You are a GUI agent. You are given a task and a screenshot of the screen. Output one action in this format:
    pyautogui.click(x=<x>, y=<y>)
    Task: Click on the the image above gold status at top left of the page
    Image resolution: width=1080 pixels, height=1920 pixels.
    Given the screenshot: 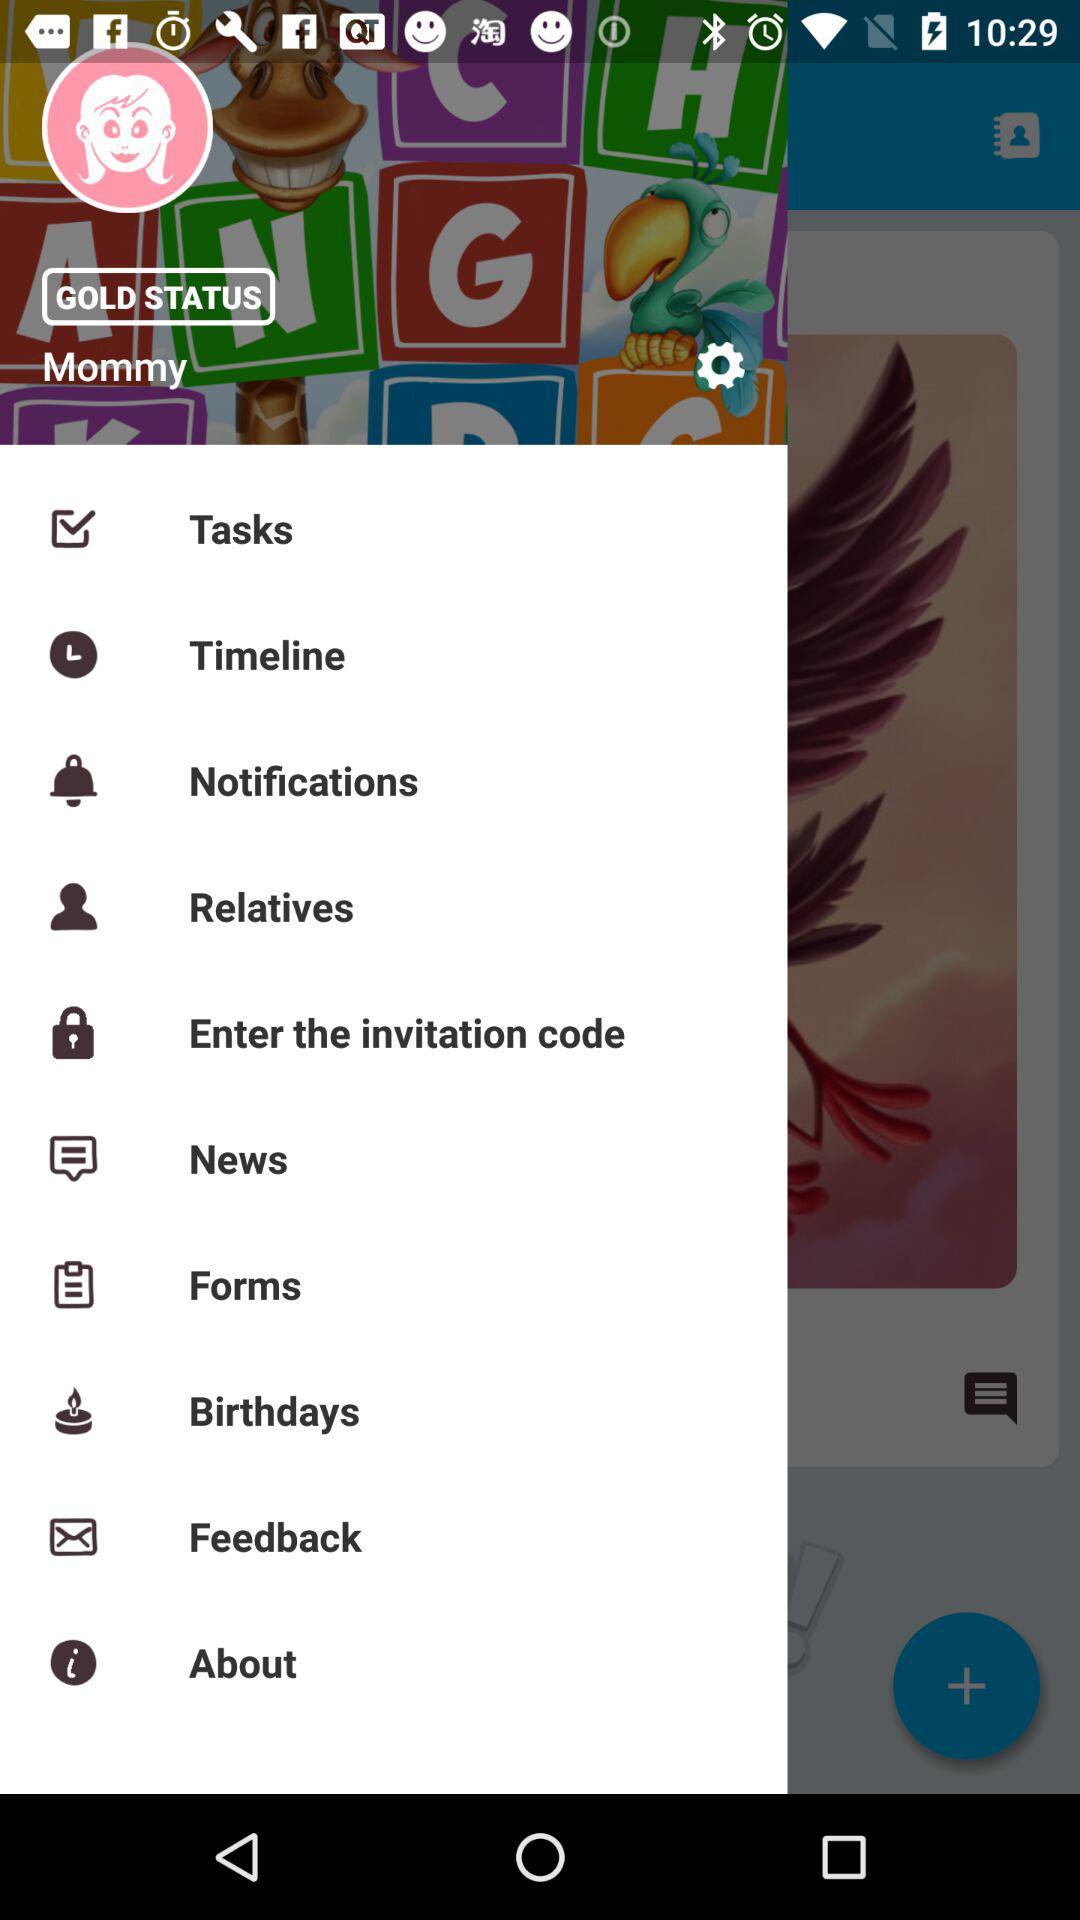 What is the action you would take?
    pyautogui.click(x=127, y=126)
    